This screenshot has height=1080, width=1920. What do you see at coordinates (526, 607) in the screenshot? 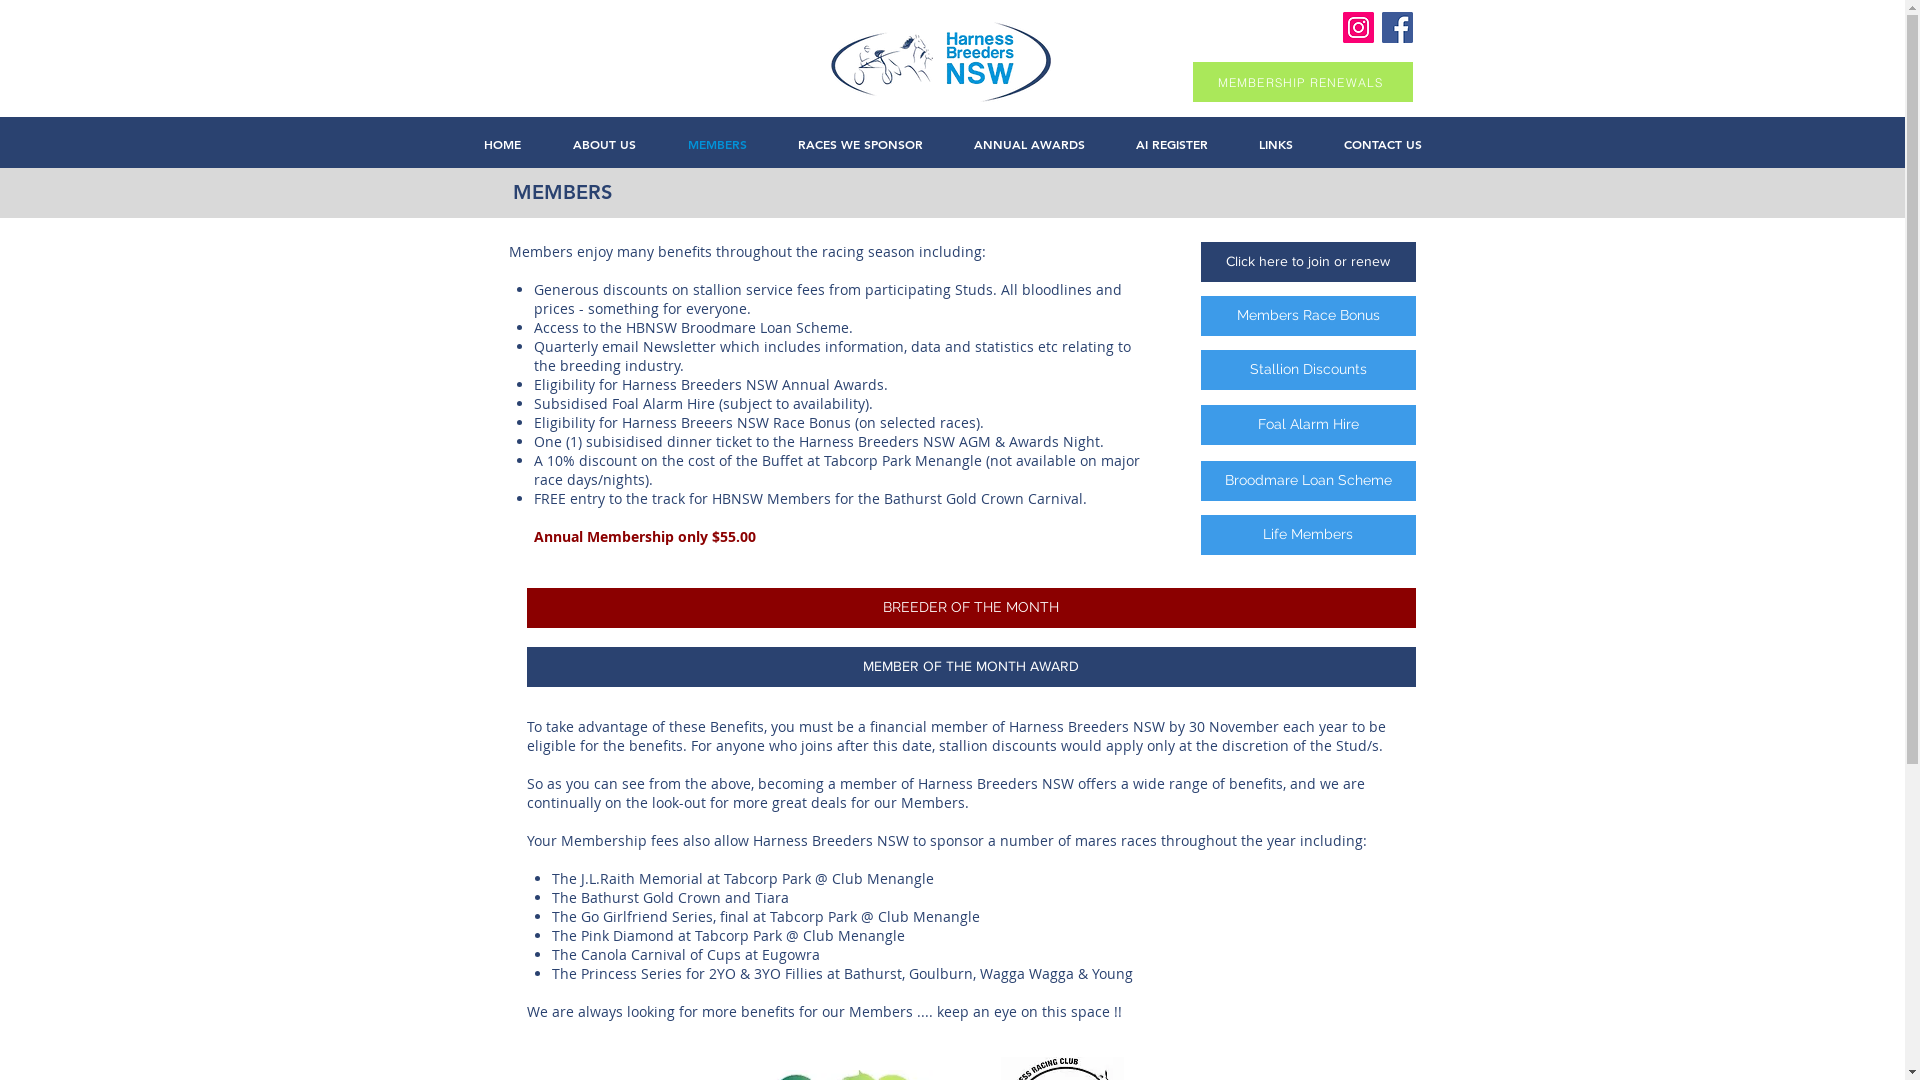
I see `'BREEDER OF THE MONTH'` at bounding box center [526, 607].